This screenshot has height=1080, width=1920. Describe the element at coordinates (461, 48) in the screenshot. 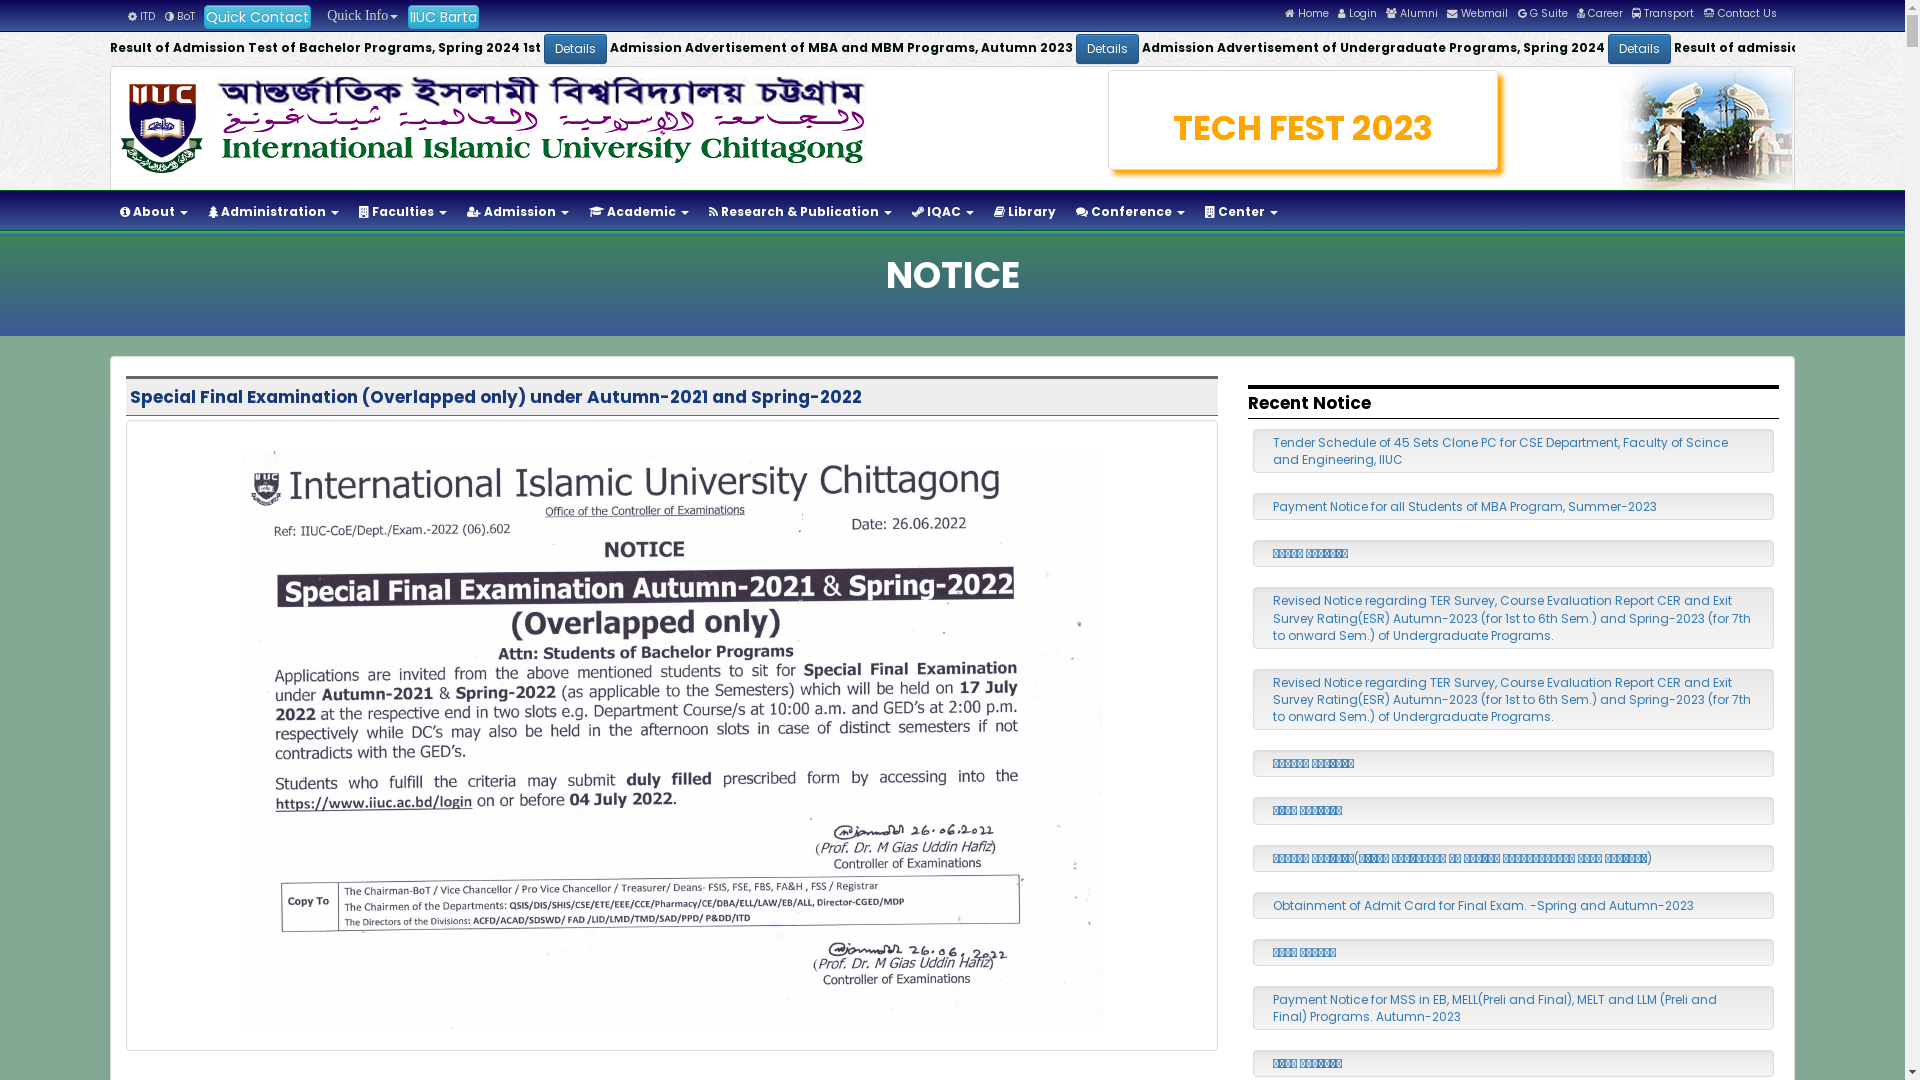

I see `'Details'` at that location.